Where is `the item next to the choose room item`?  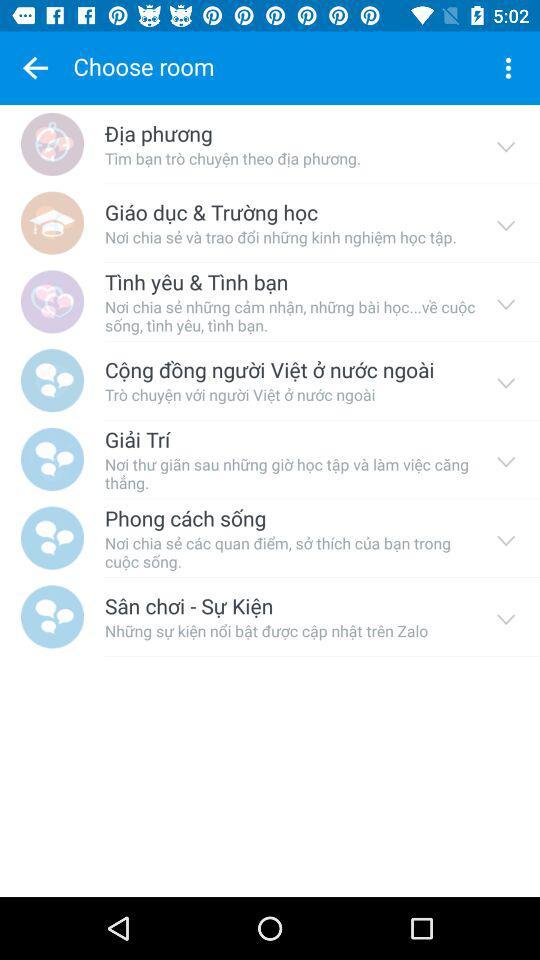 the item next to the choose room item is located at coordinates (35, 68).